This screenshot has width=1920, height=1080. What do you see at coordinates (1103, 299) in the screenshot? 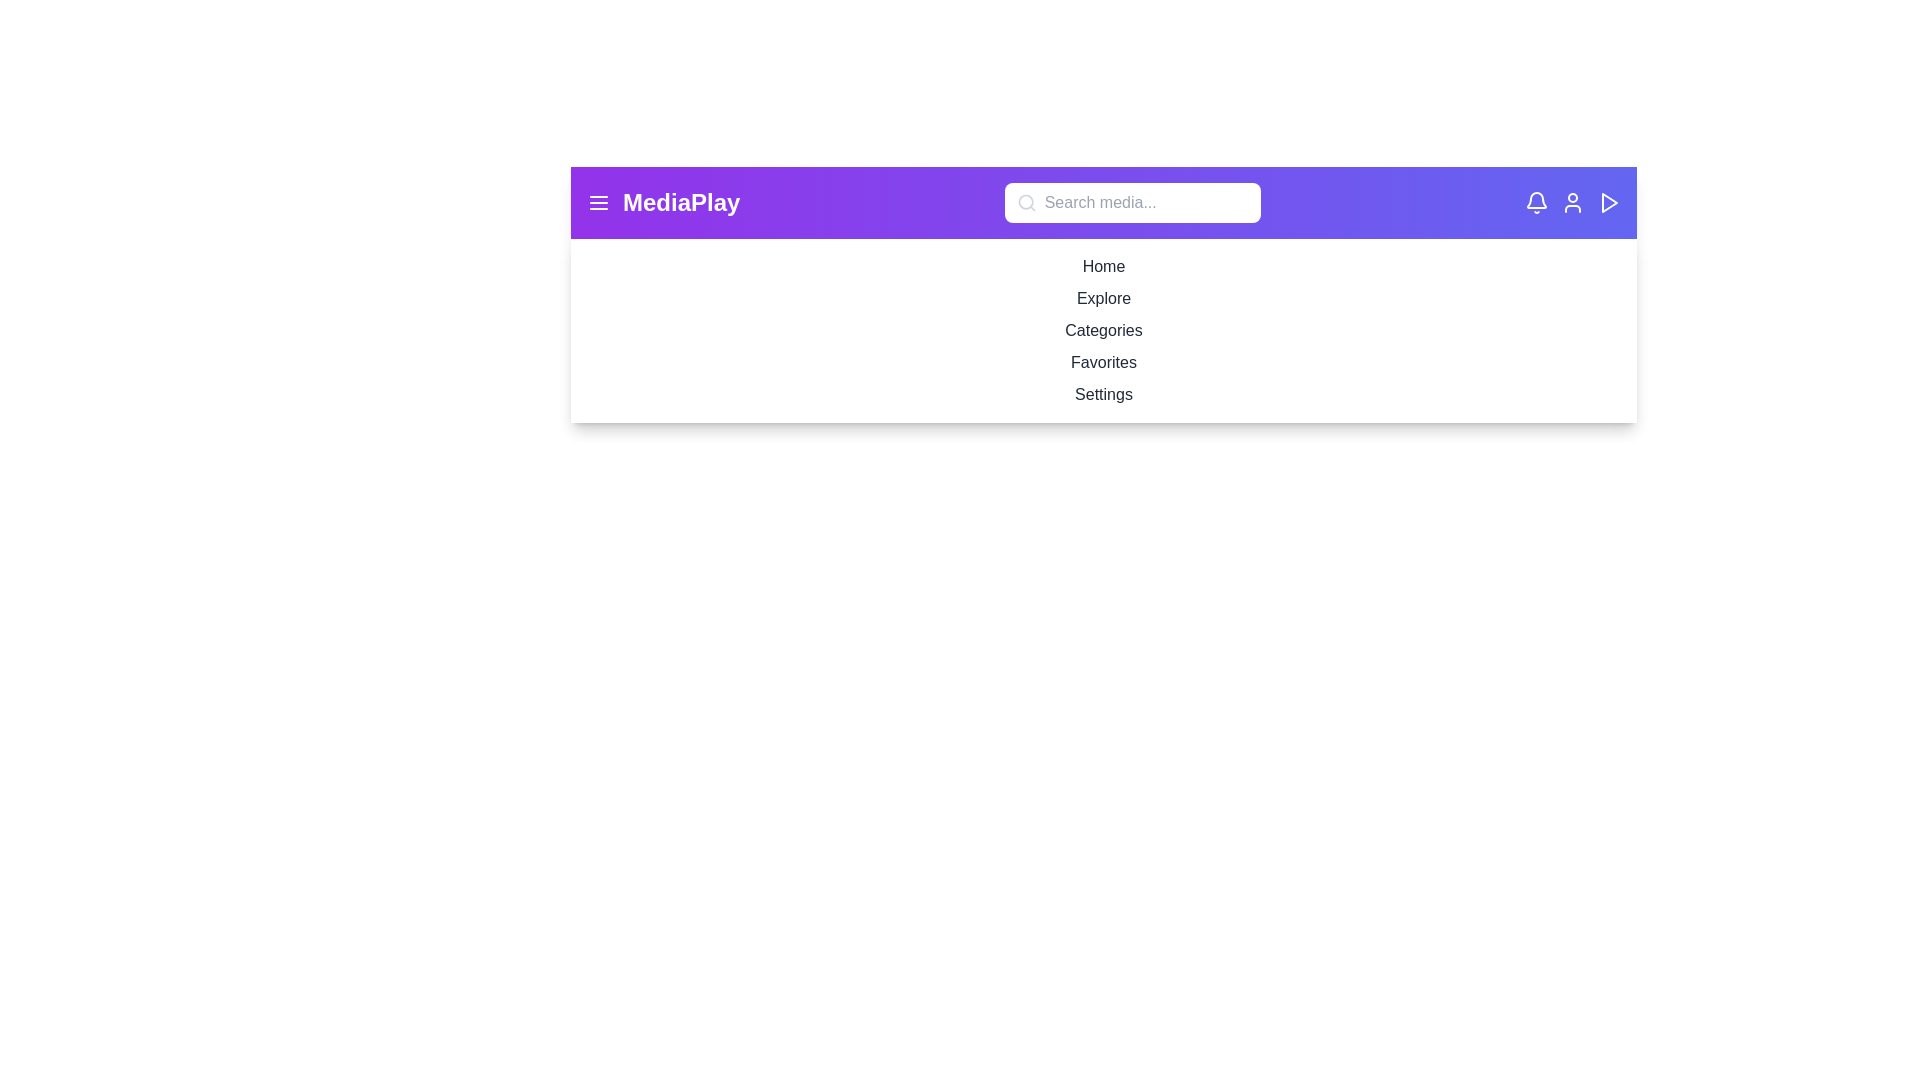
I see `the 'Explore' text label located as the second item in the vertical menu structure` at bounding box center [1103, 299].